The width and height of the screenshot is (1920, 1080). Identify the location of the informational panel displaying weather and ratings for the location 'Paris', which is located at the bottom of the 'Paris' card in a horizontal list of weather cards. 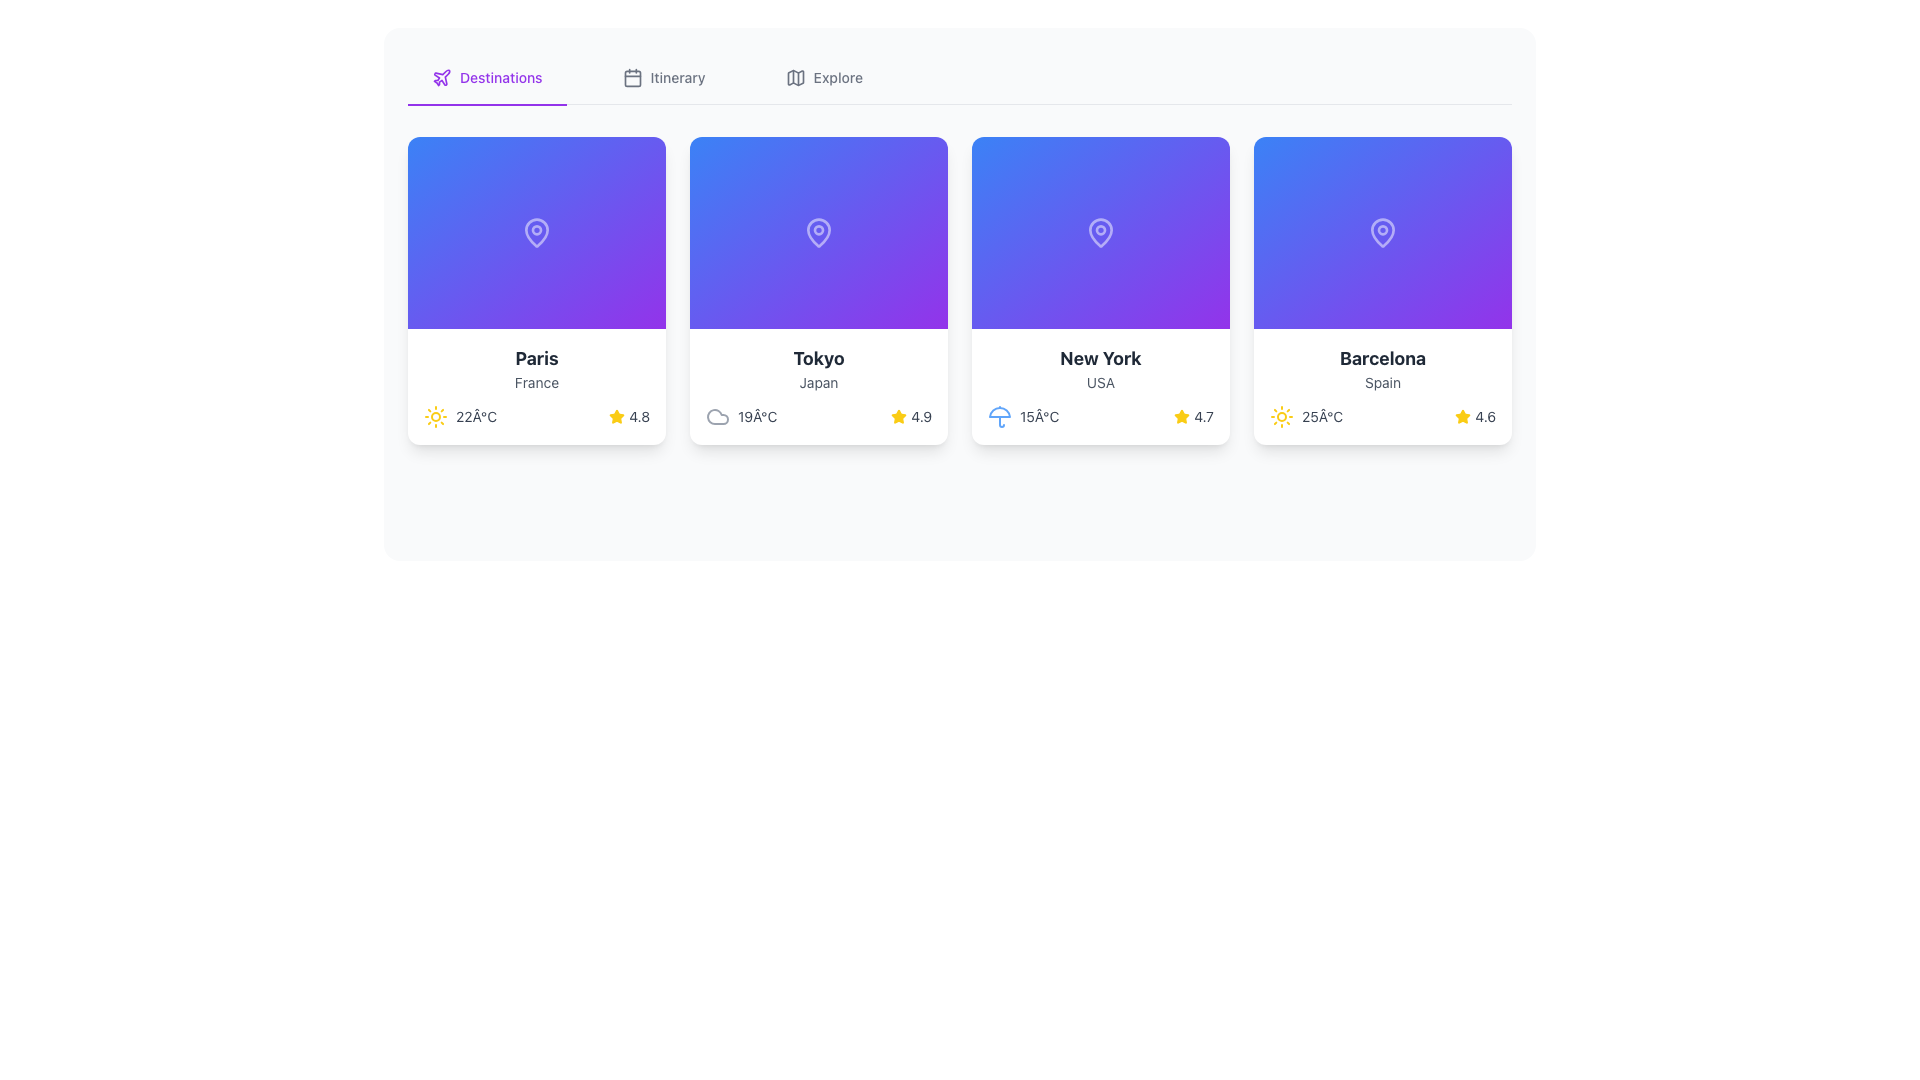
(537, 415).